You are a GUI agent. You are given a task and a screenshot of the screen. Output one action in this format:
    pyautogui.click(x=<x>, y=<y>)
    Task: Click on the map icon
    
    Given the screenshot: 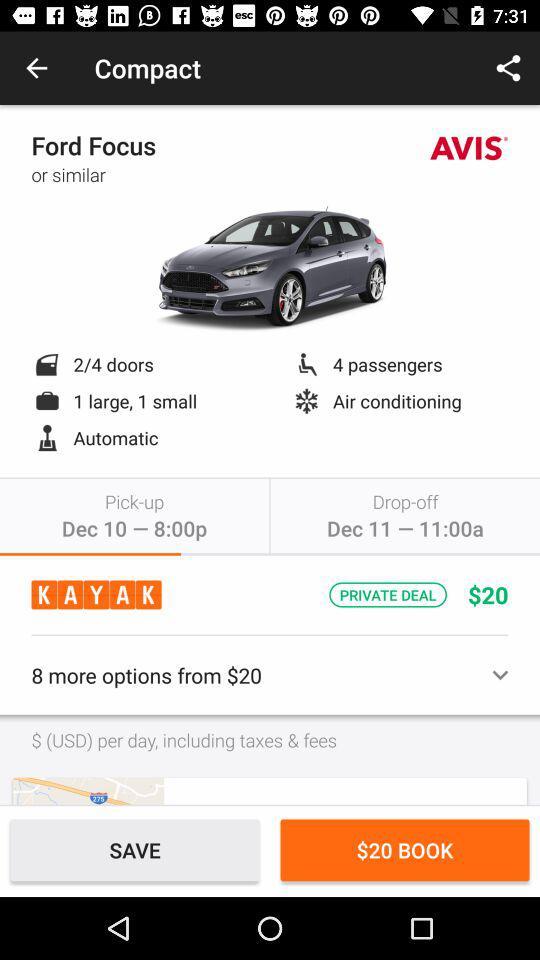 What is the action you would take?
    pyautogui.click(x=87, y=791)
    